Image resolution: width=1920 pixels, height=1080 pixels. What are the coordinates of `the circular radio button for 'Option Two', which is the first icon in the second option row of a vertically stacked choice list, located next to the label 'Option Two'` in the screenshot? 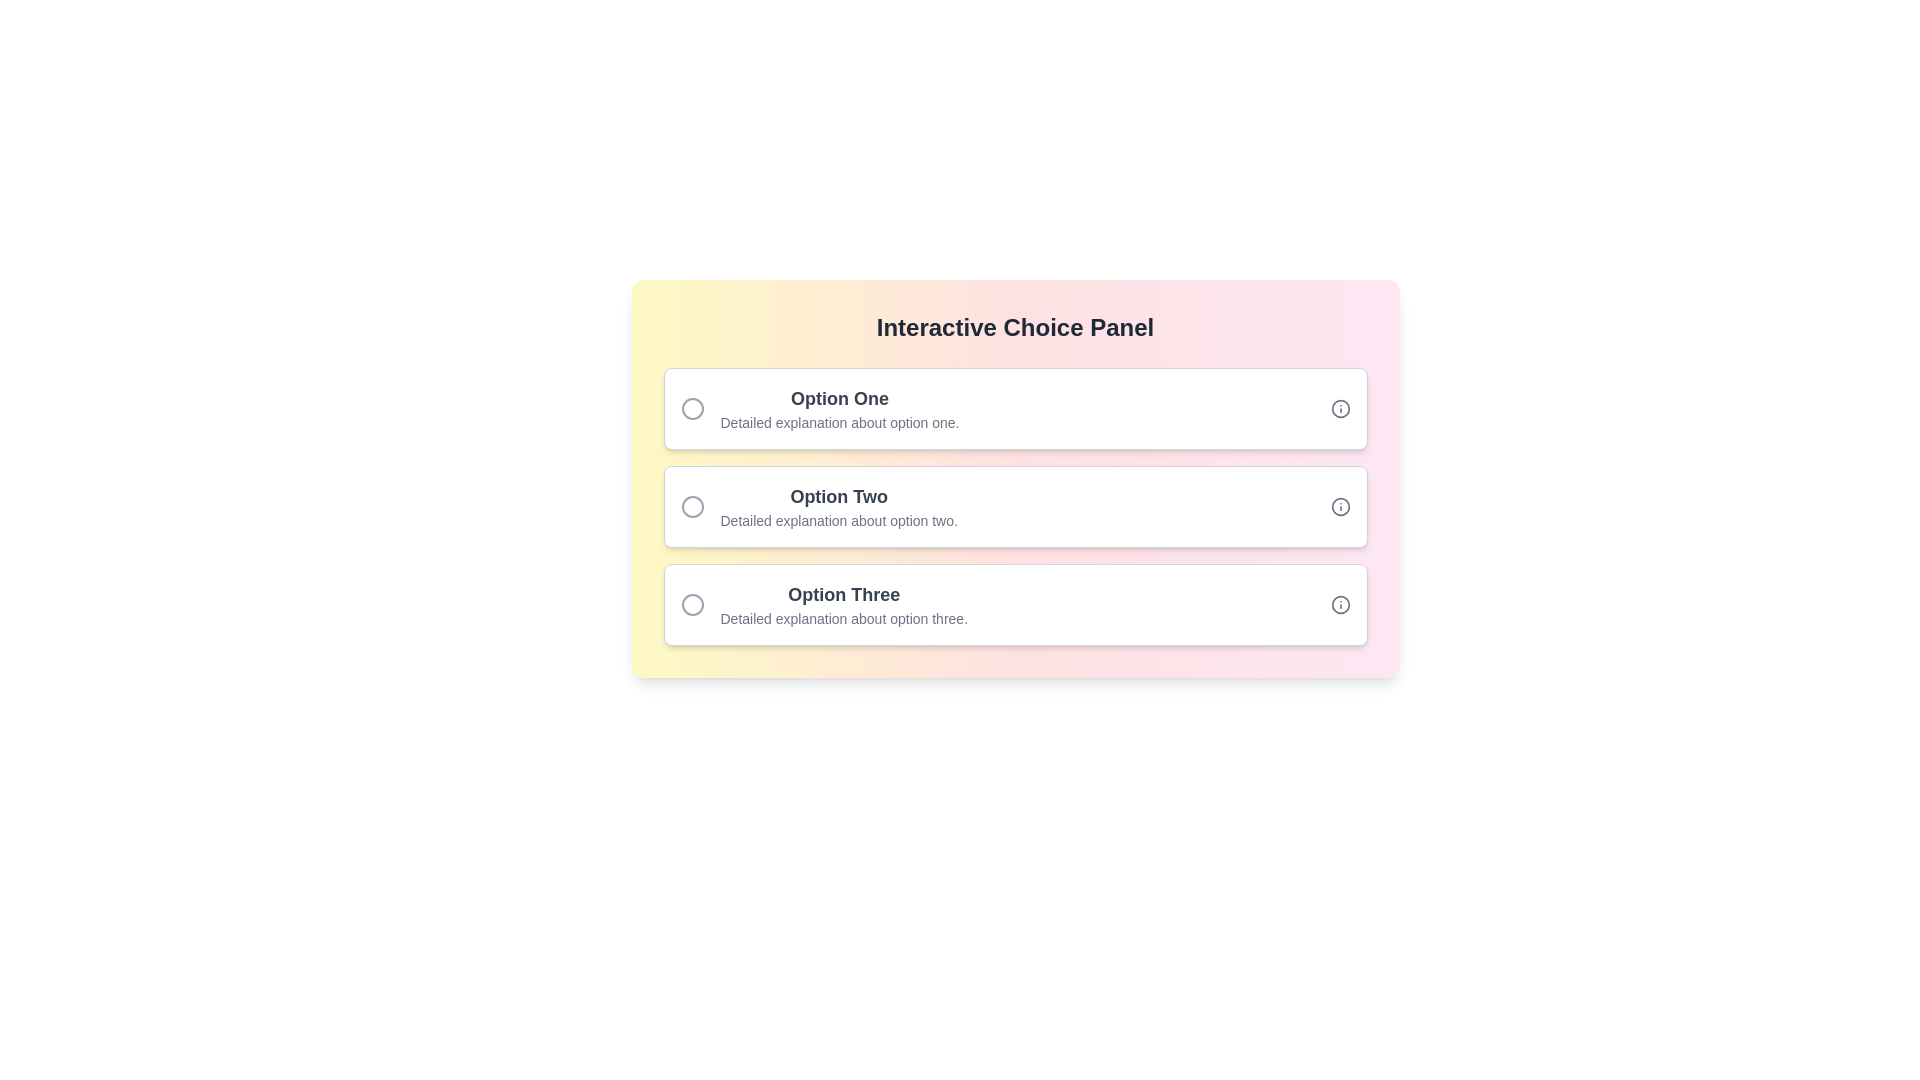 It's located at (692, 505).